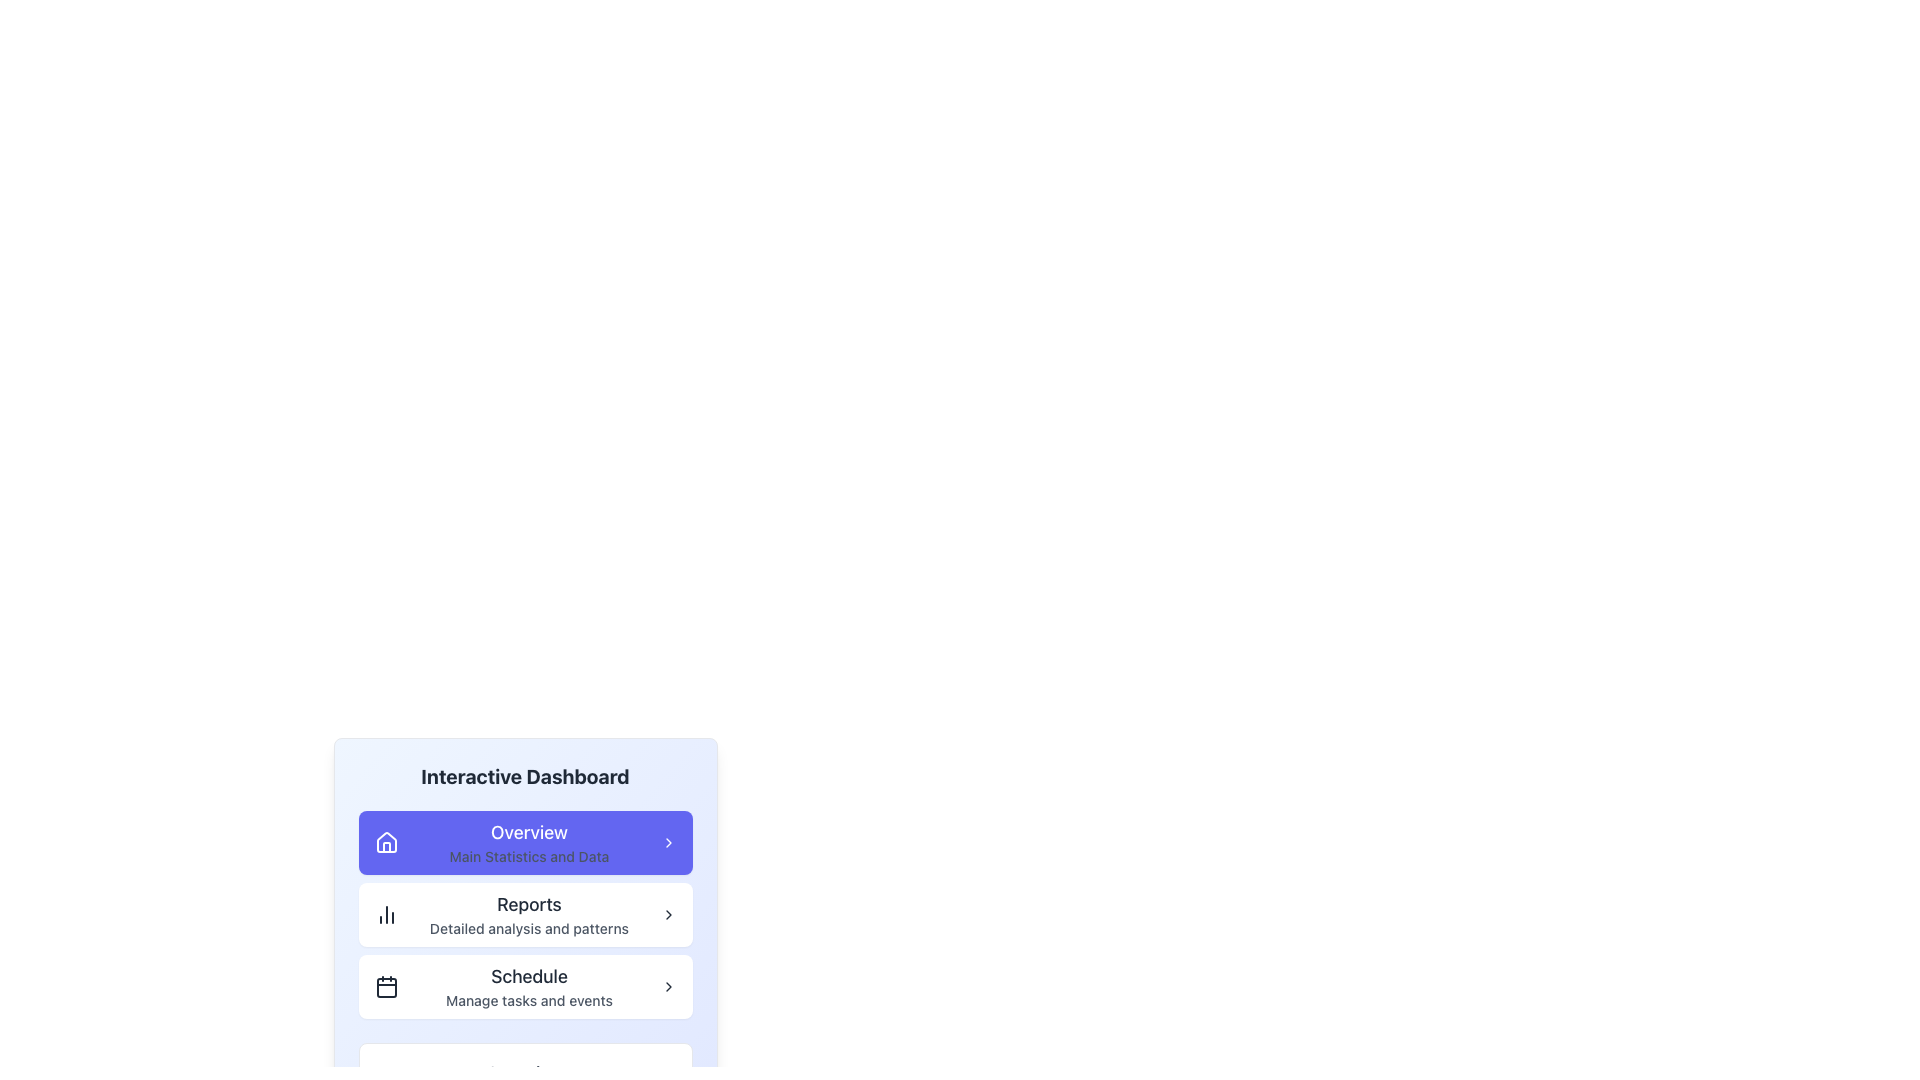 The height and width of the screenshot is (1080, 1920). What do you see at coordinates (529, 1001) in the screenshot?
I see `the subtitle text 'Manage tasks and events' which appears below the 'Schedule' text in the sidebar menu of the Interactive Dashboard` at bounding box center [529, 1001].